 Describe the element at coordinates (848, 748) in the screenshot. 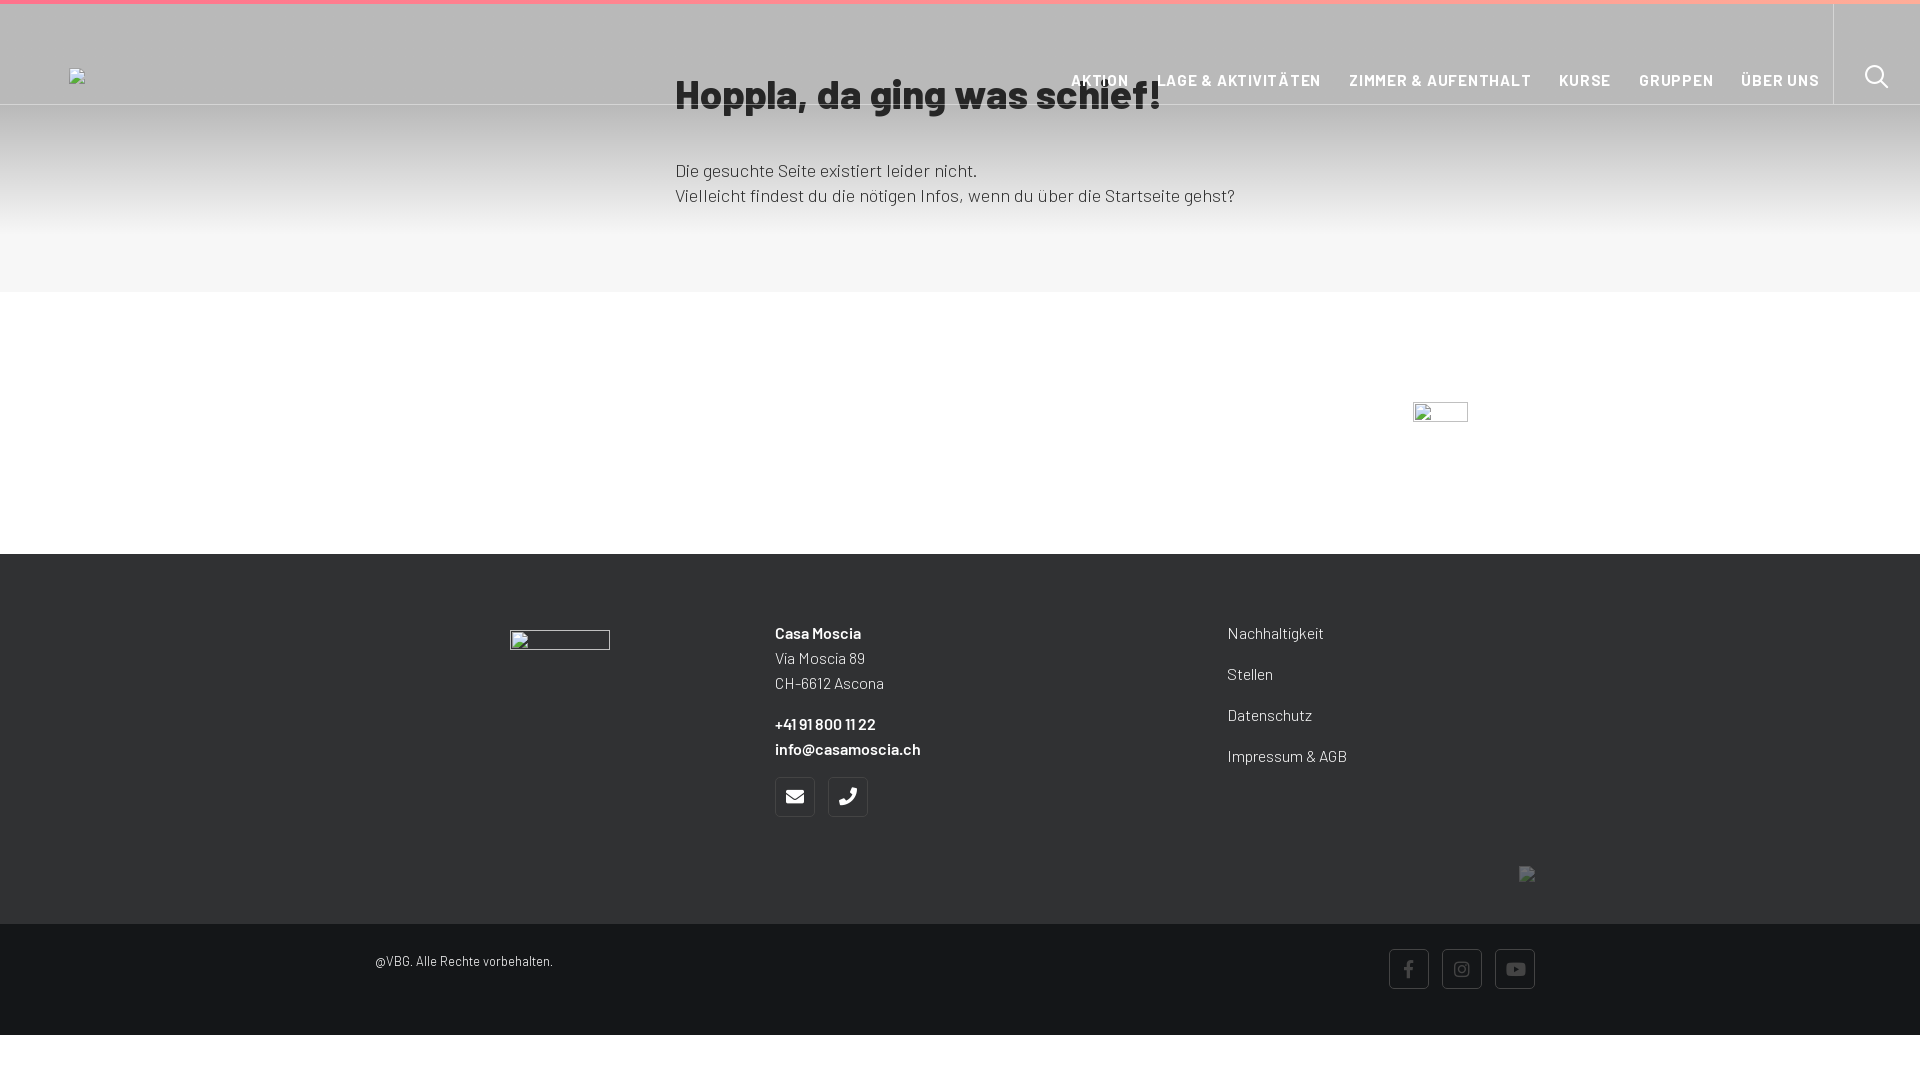

I see `'info@casamoscia.ch'` at that location.